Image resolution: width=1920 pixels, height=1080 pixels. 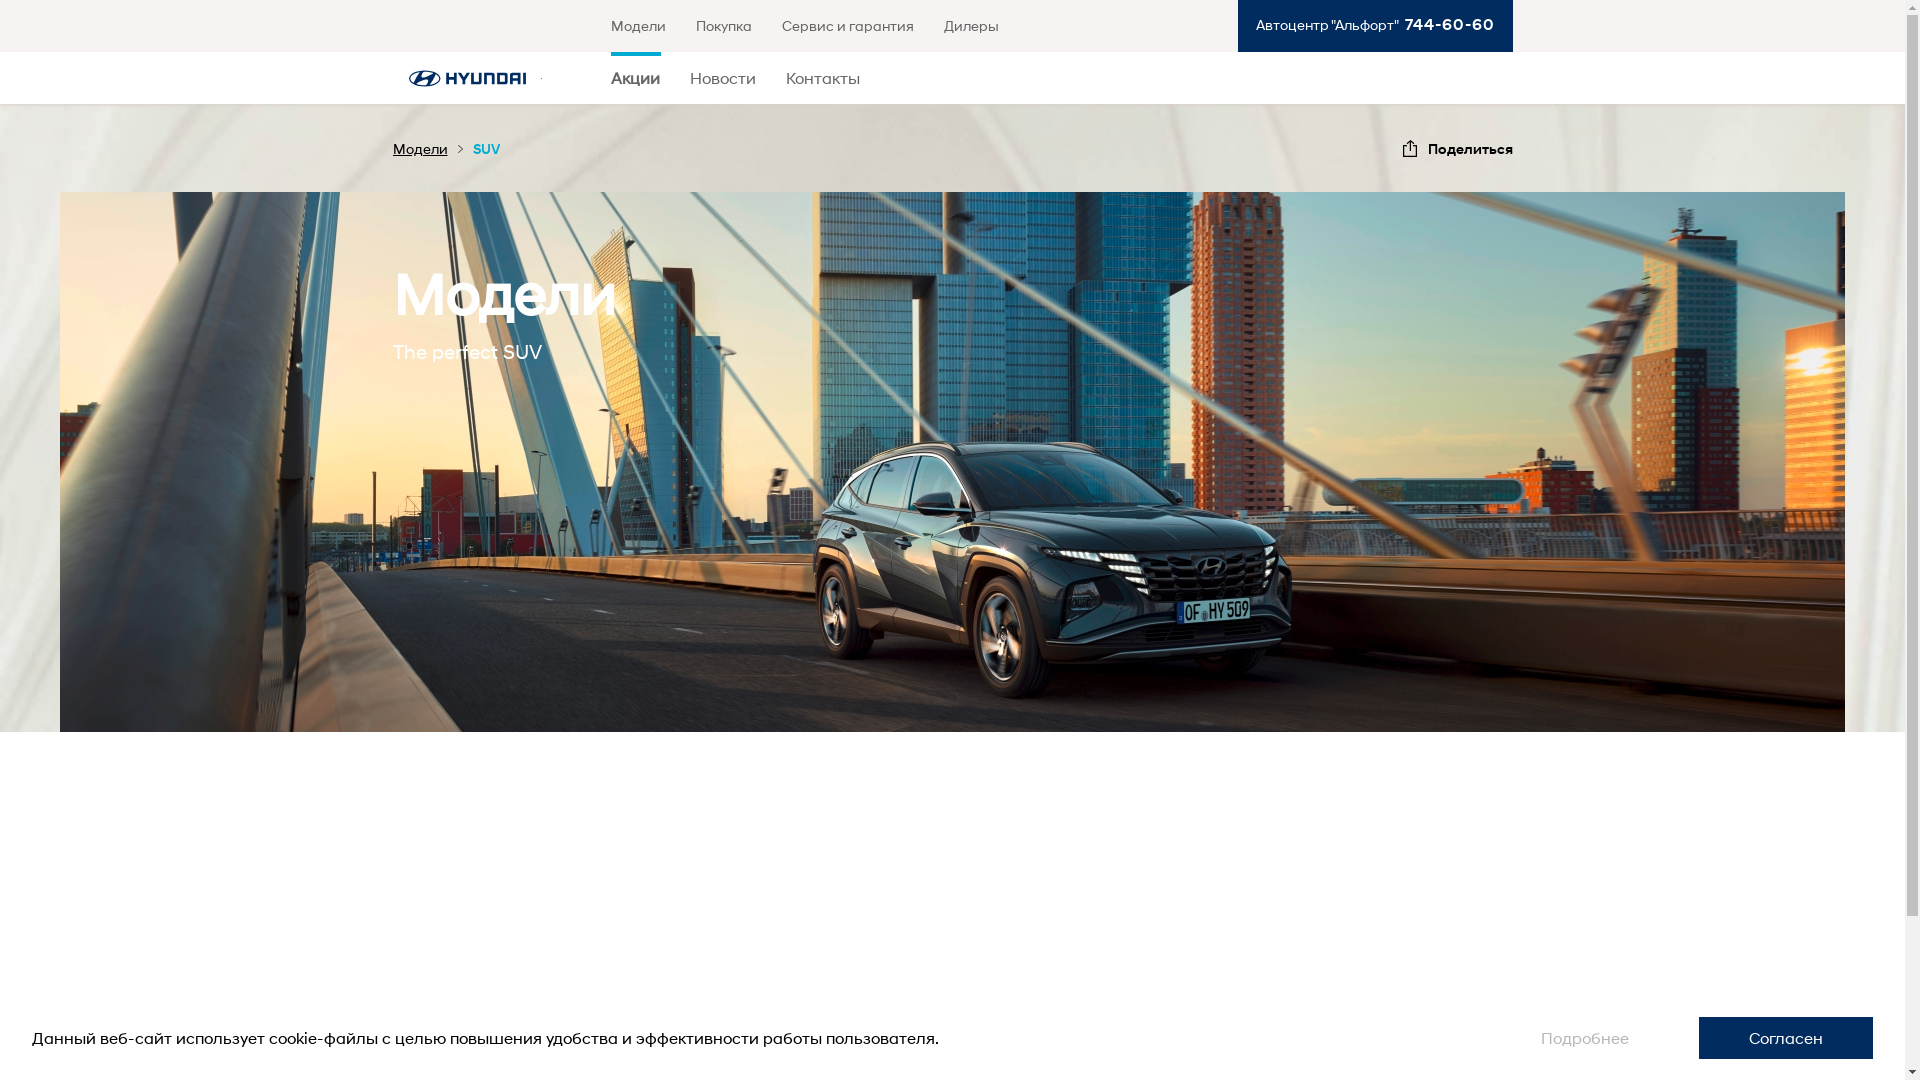 I want to click on 'SUV', so click(x=485, y=147).